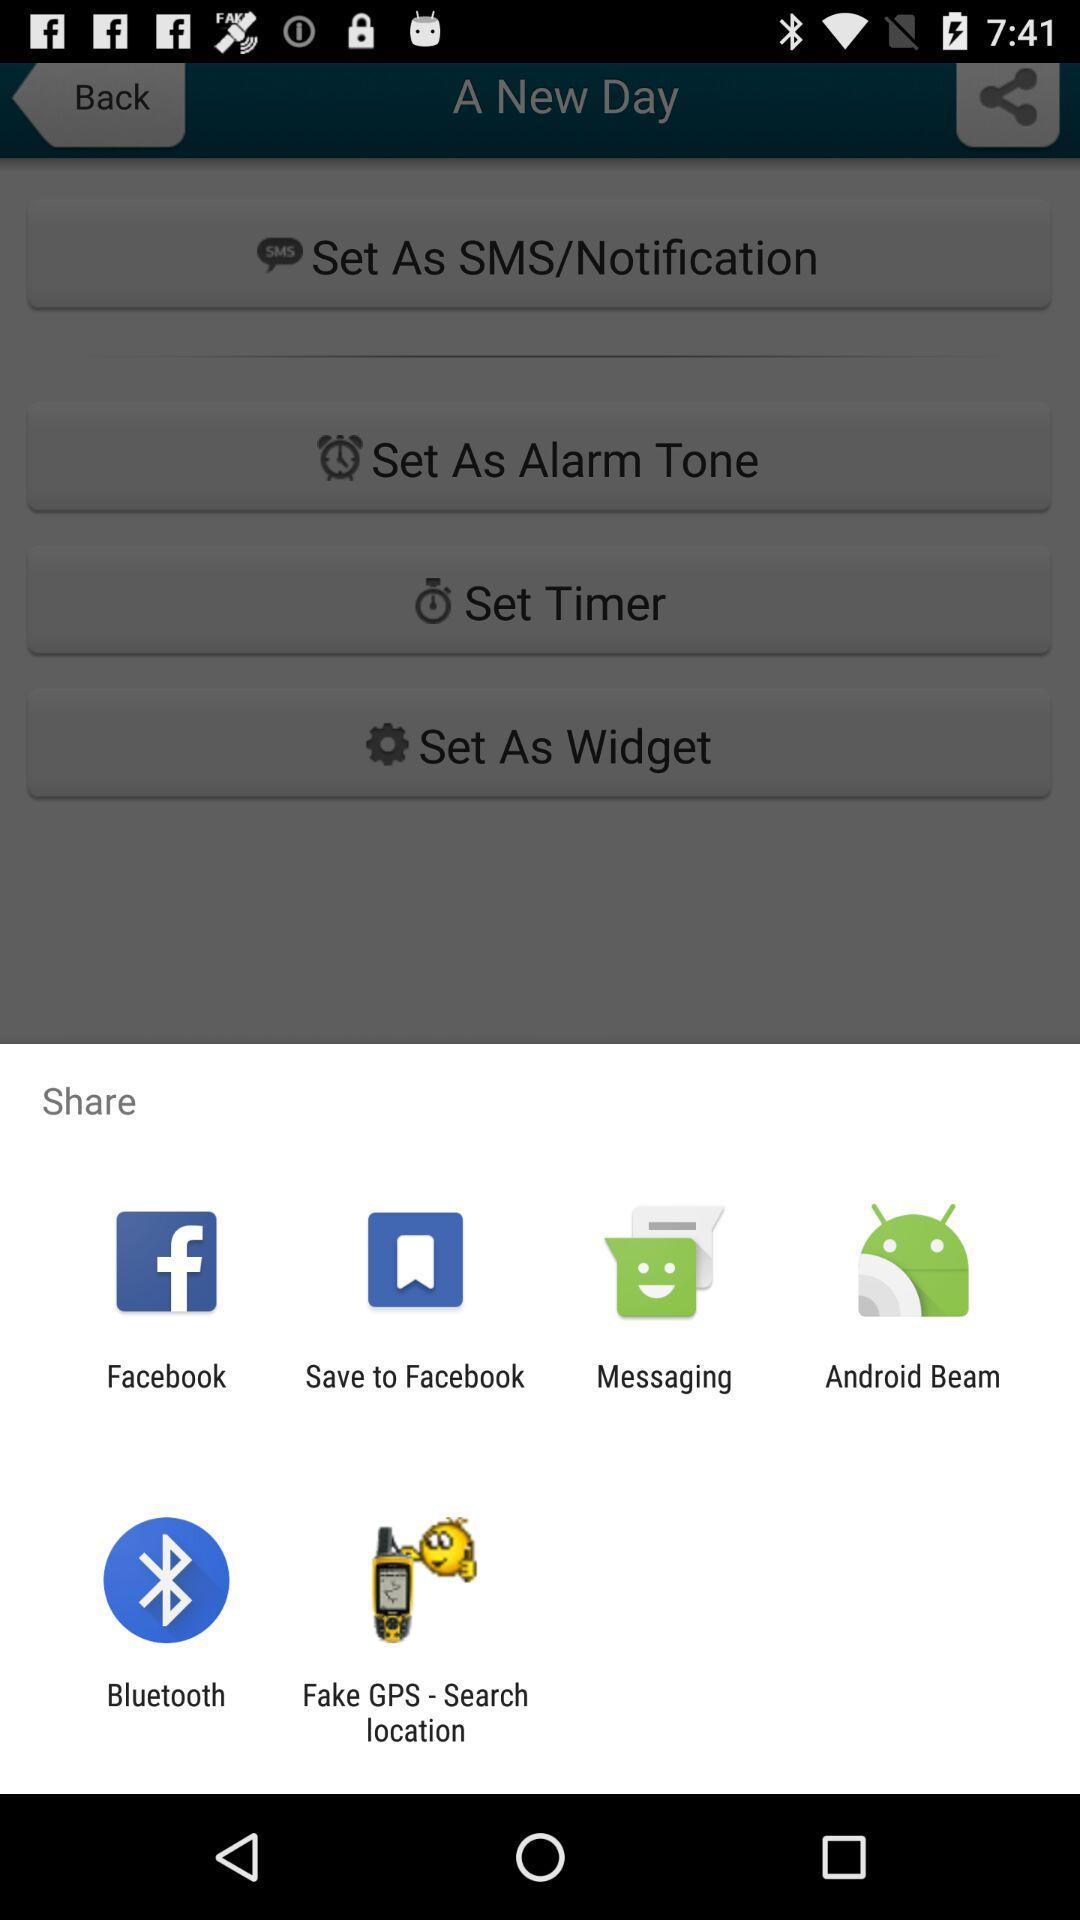 This screenshot has width=1080, height=1920. What do you see at coordinates (664, 1392) in the screenshot?
I see `app next to save to facebook` at bounding box center [664, 1392].